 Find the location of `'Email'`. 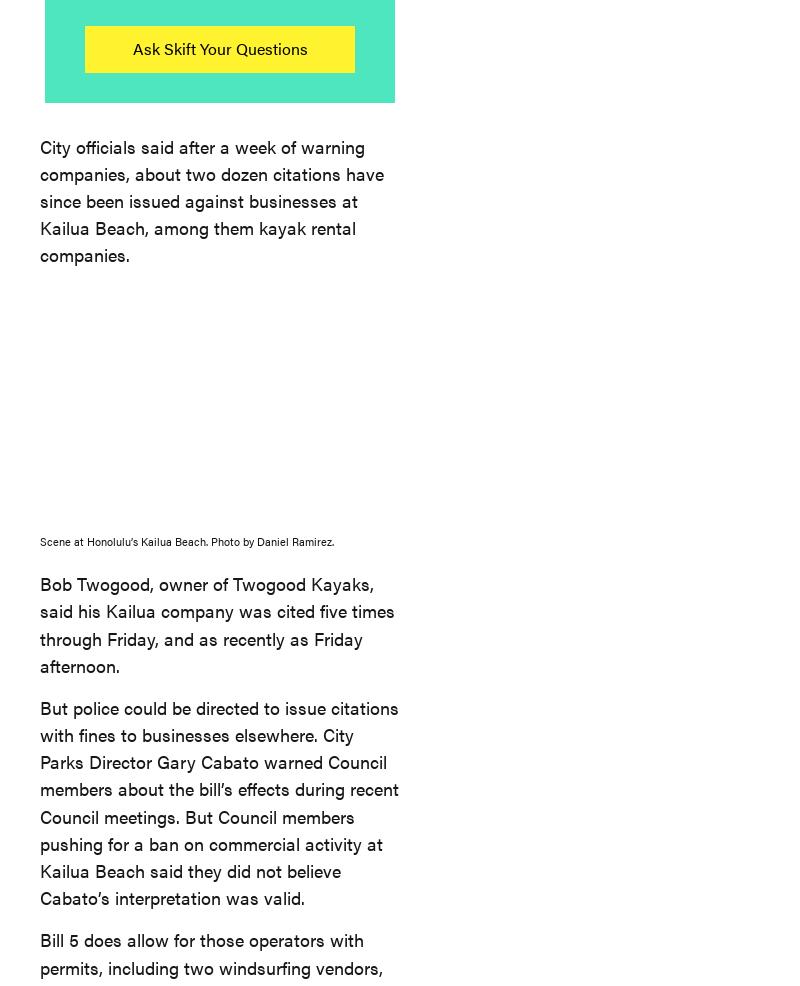

'Email' is located at coordinates (611, 266).